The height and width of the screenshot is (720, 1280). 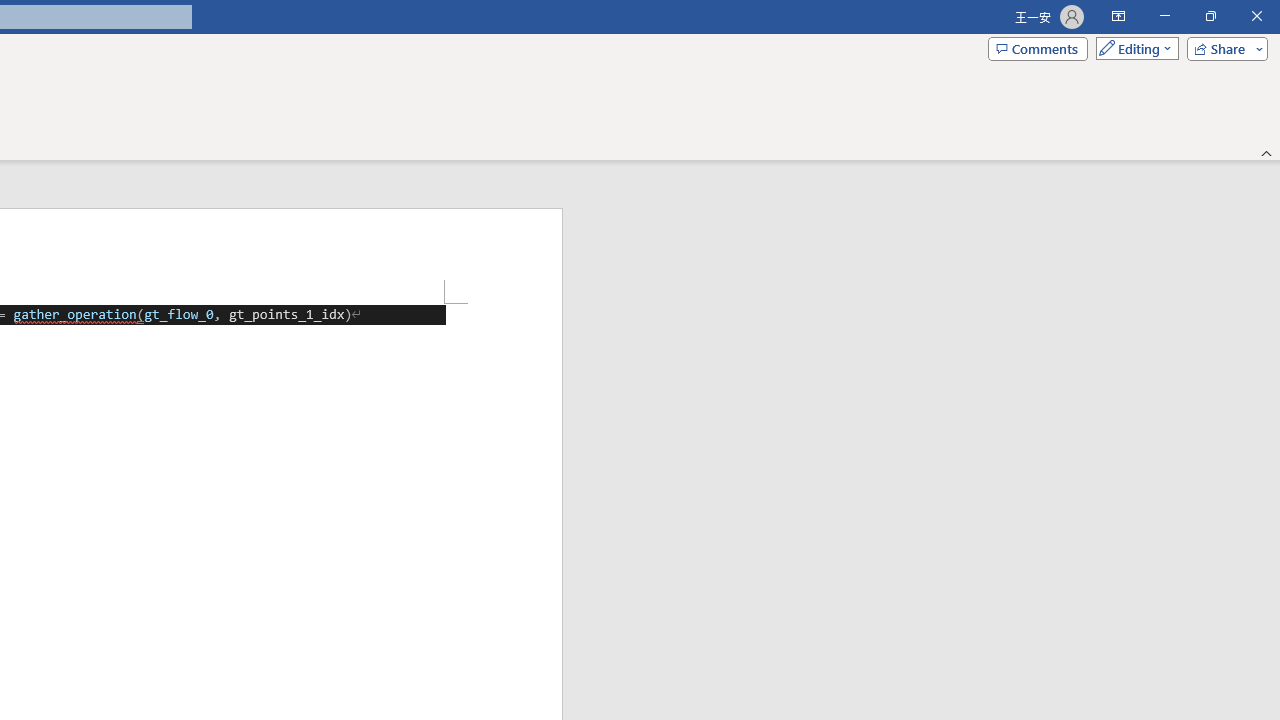 I want to click on 'Restore Down', so click(x=1209, y=16).